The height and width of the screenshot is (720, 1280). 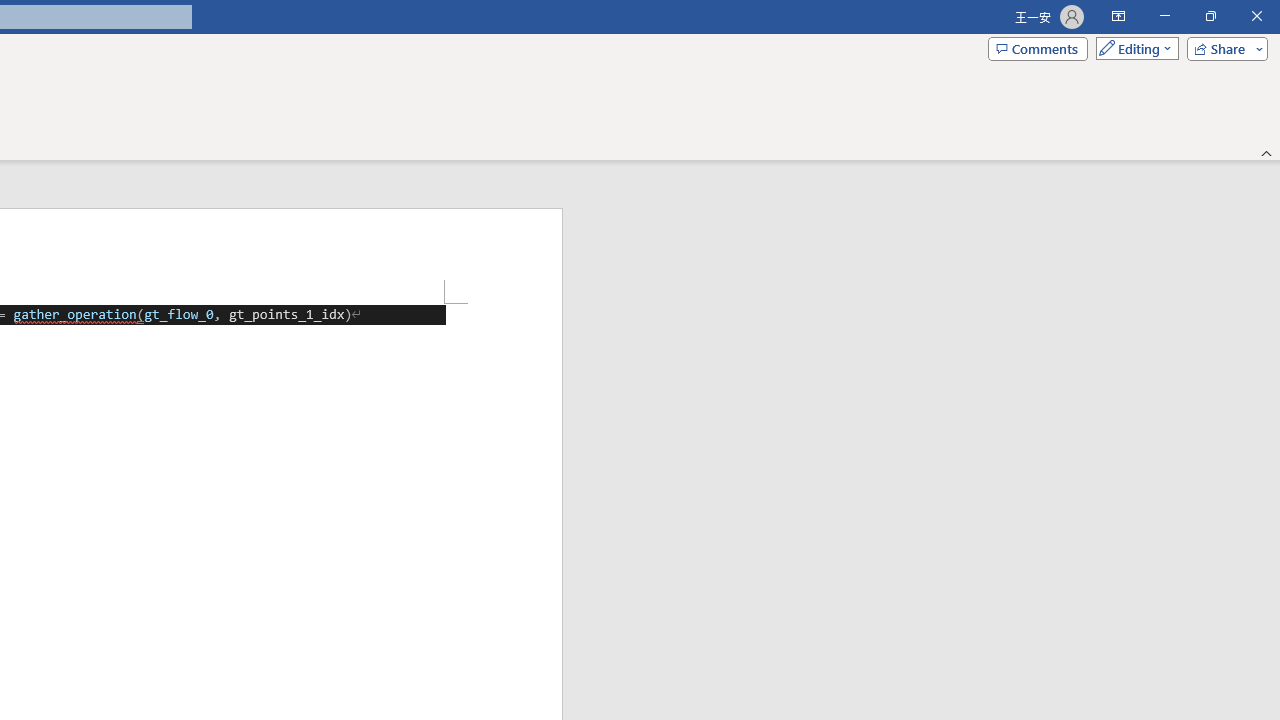 I want to click on 'Restore Down', so click(x=1209, y=16).